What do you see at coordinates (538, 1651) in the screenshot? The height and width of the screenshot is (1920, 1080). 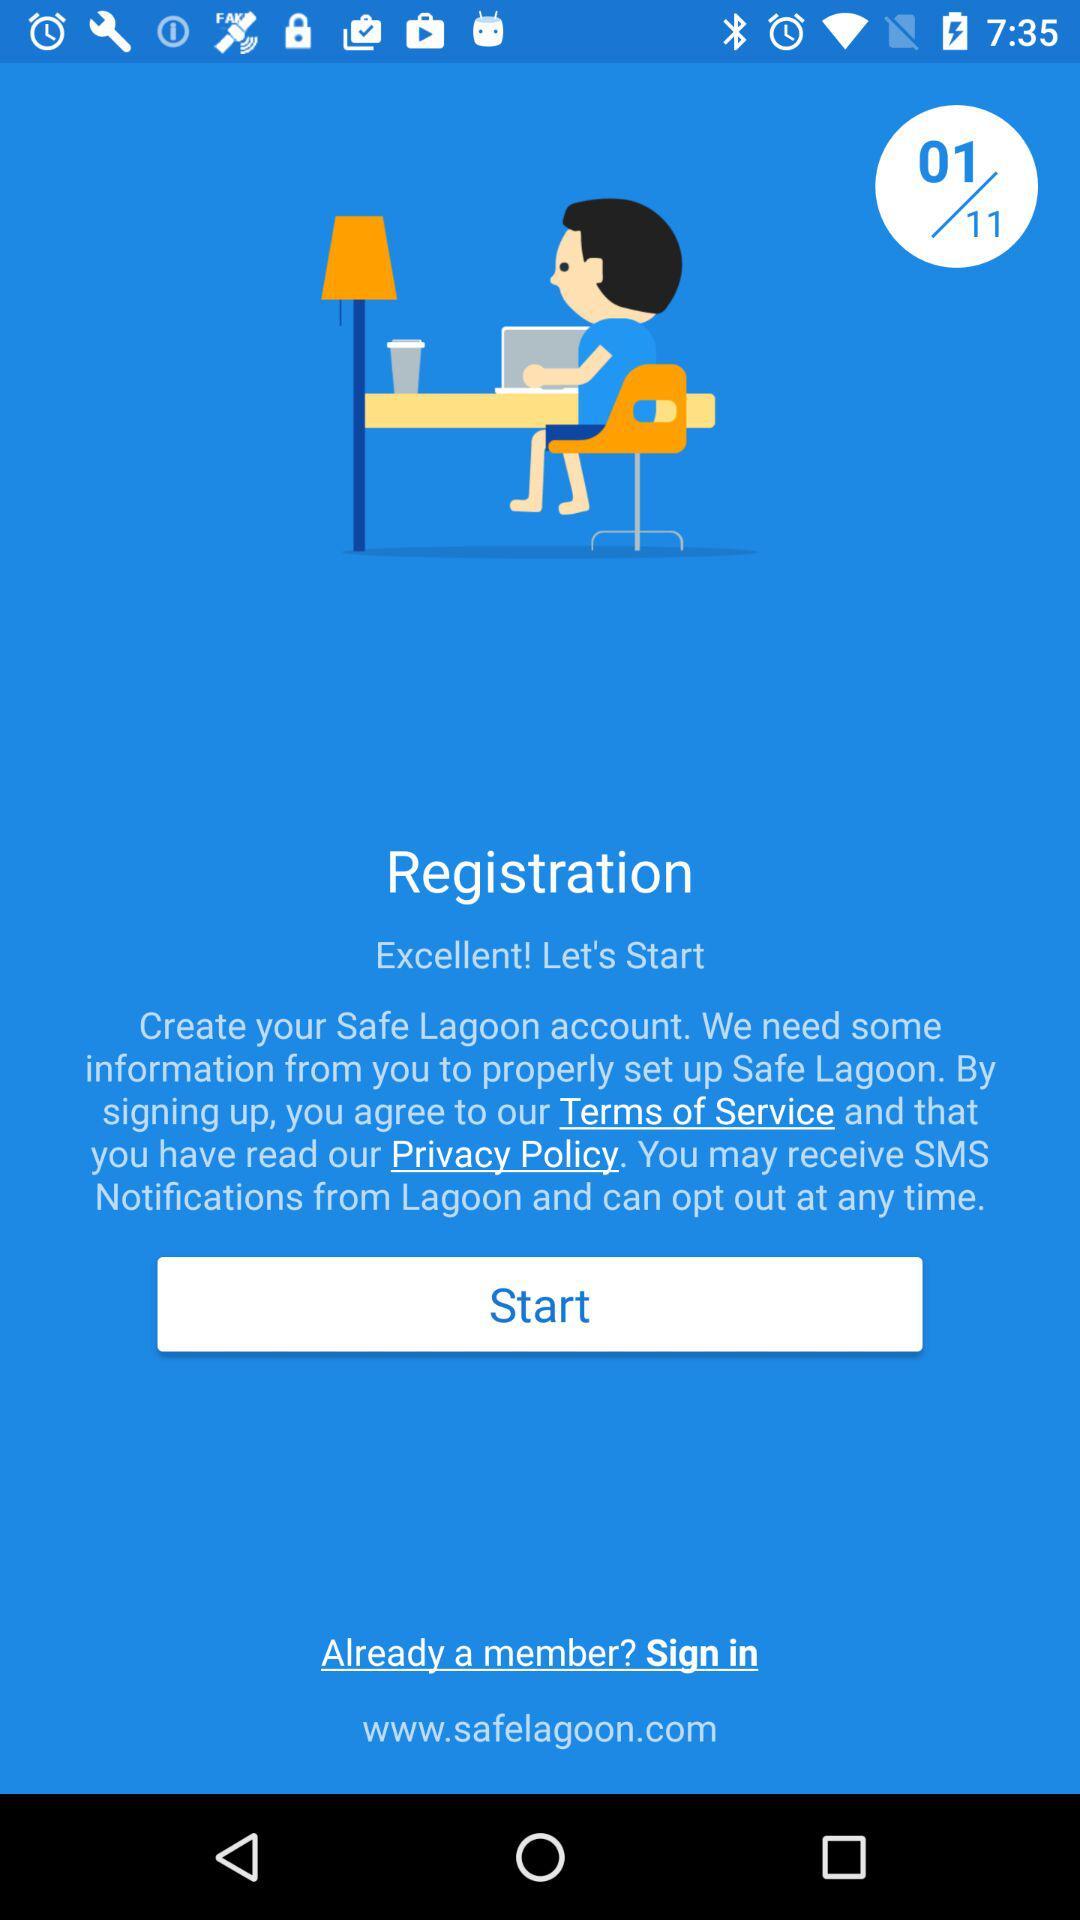 I see `item below the start icon` at bounding box center [538, 1651].